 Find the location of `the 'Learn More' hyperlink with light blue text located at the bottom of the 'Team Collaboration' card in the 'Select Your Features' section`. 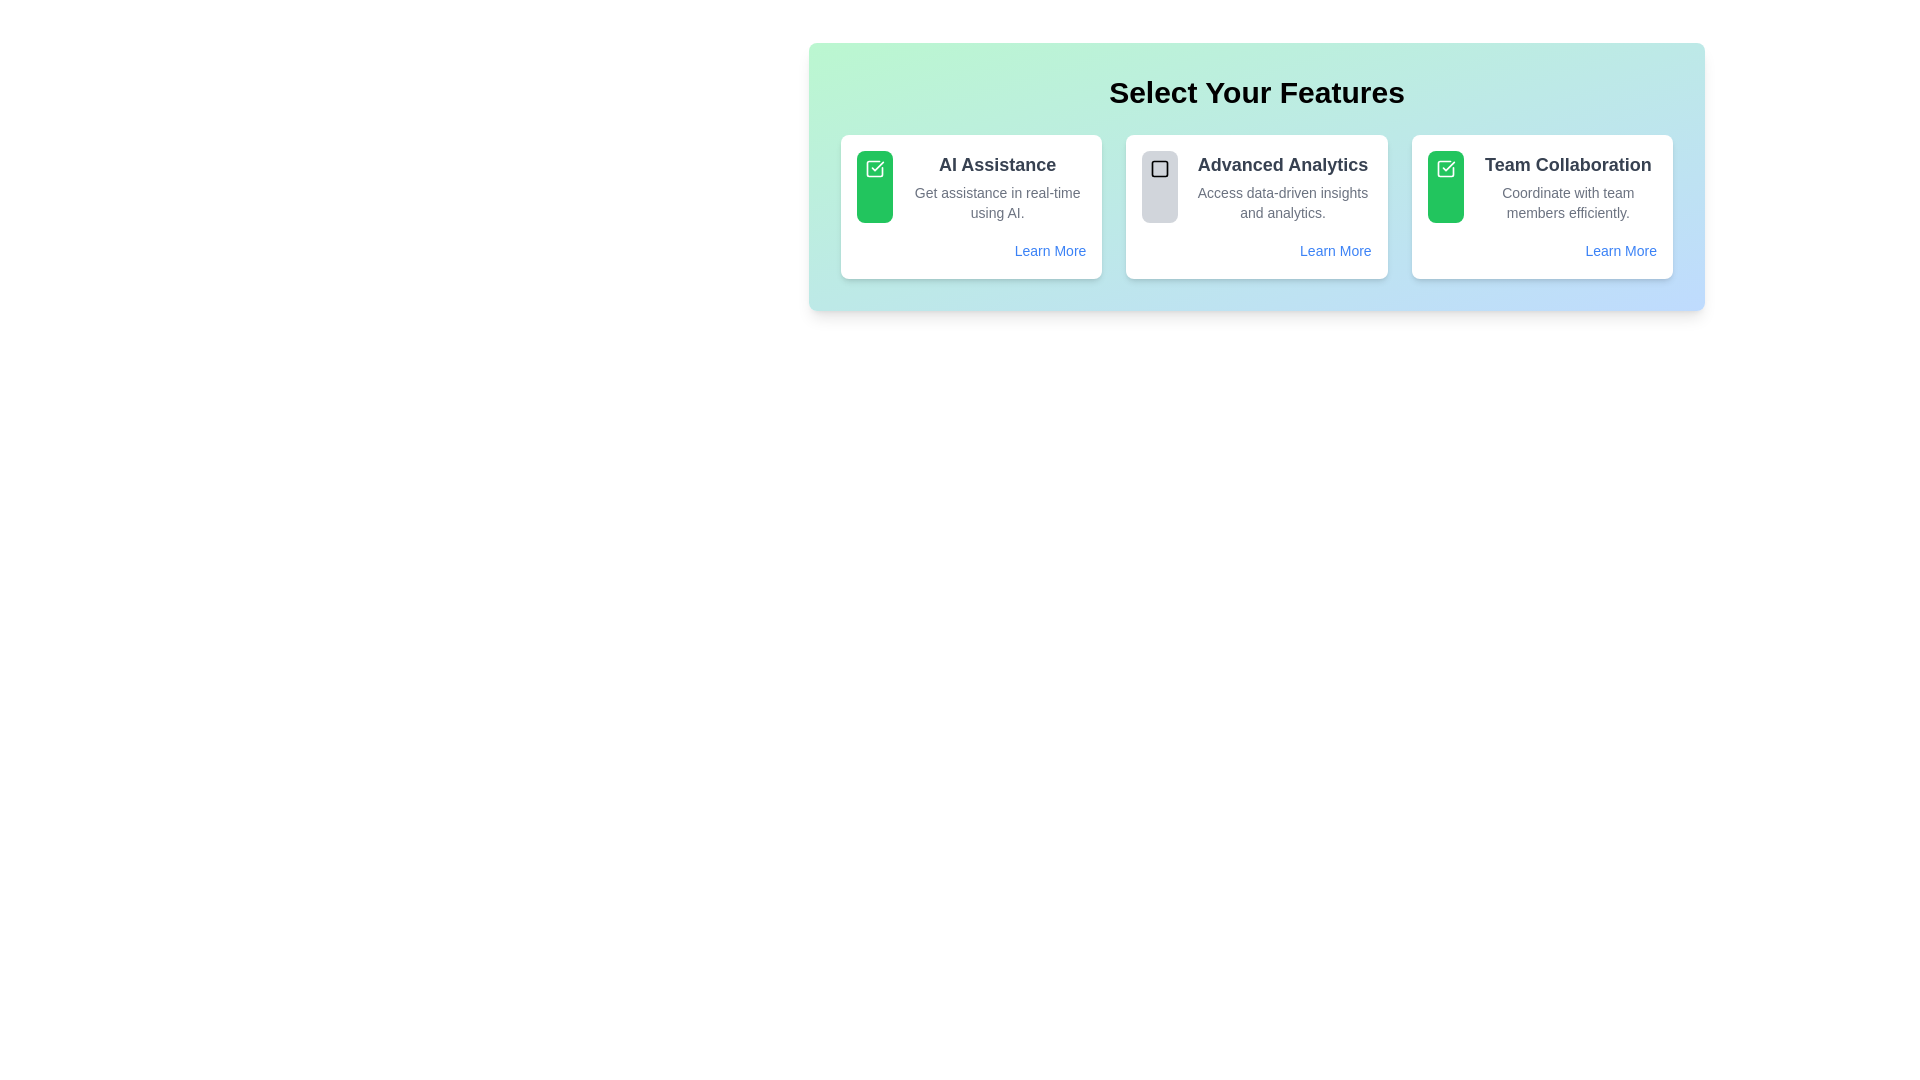

the 'Learn More' hyperlink with light blue text located at the bottom of the 'Team Collaboration' card in the 'Select Your Features' section is located at coordinates (1621, 249).